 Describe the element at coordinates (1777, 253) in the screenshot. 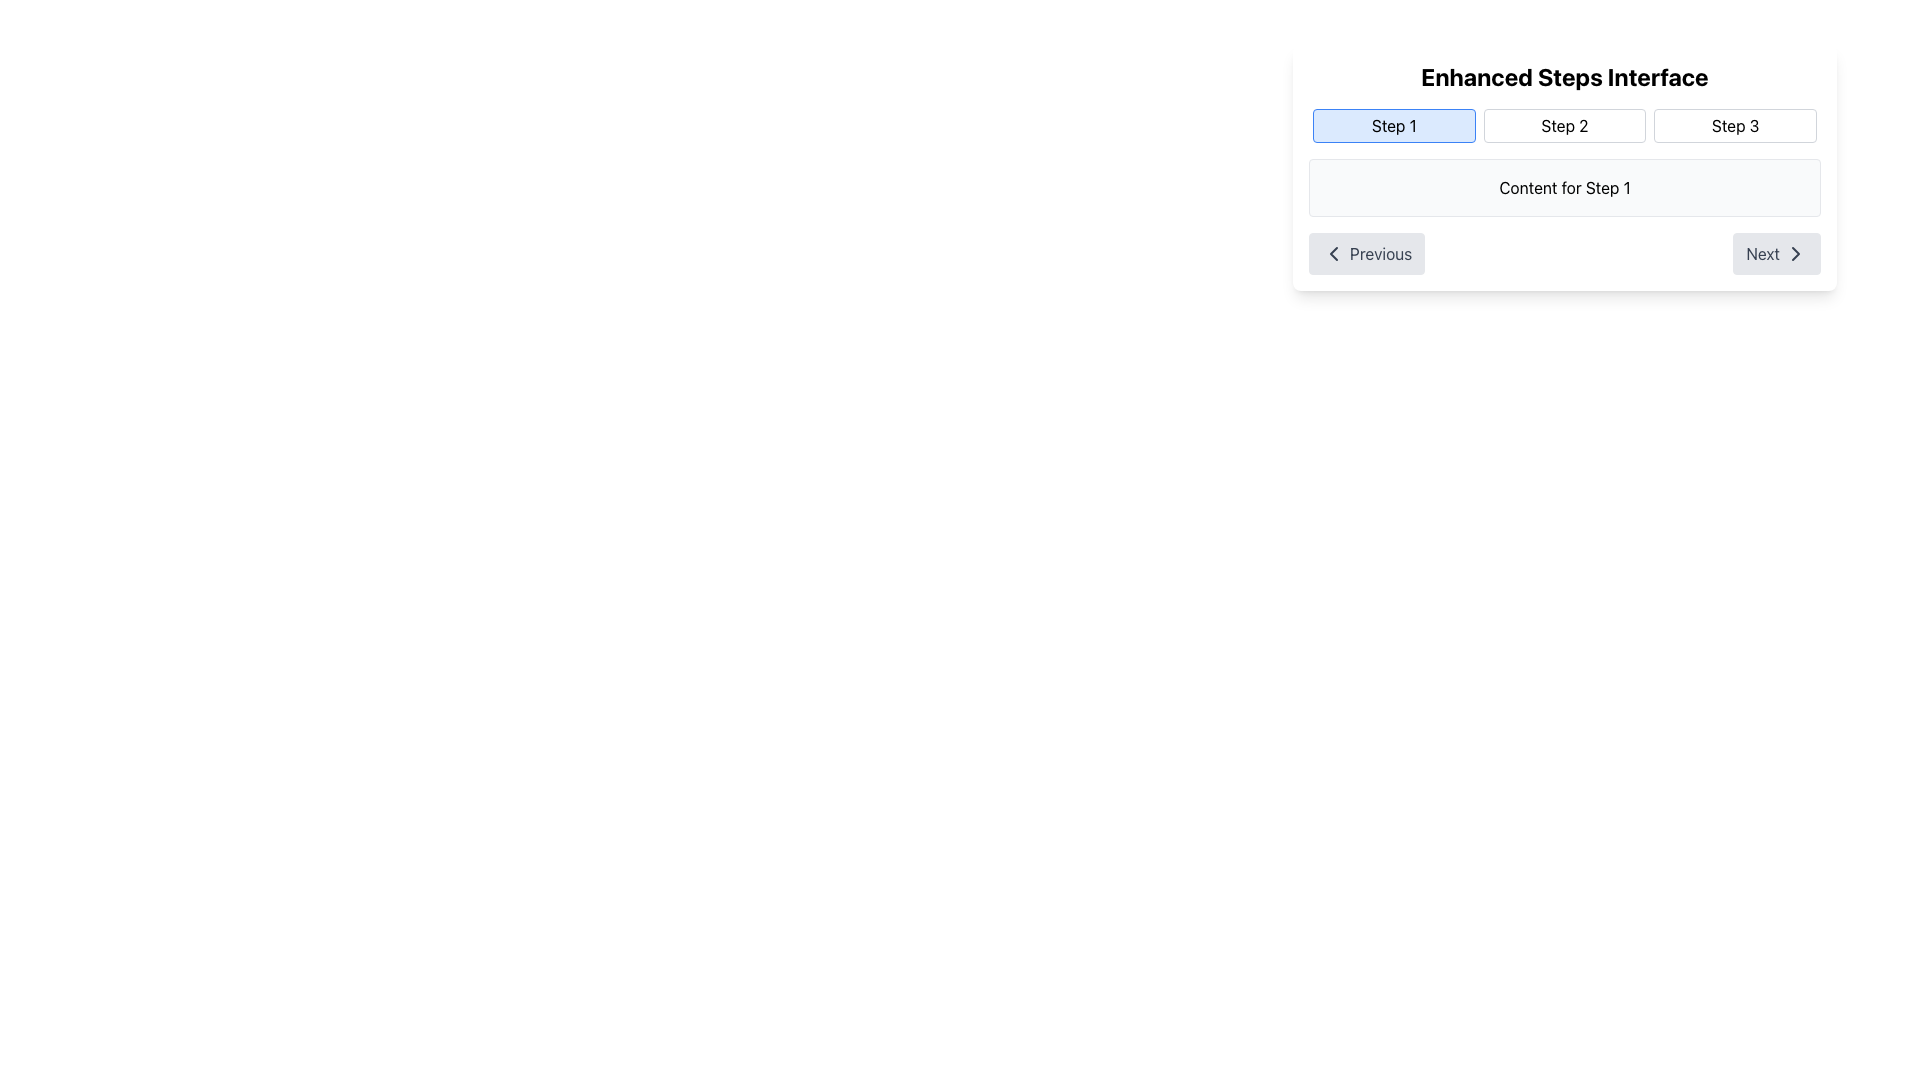

I see `the 'Next' button located at the bottom right of the interface, which is designed to navigate to the next step or page` at that location.